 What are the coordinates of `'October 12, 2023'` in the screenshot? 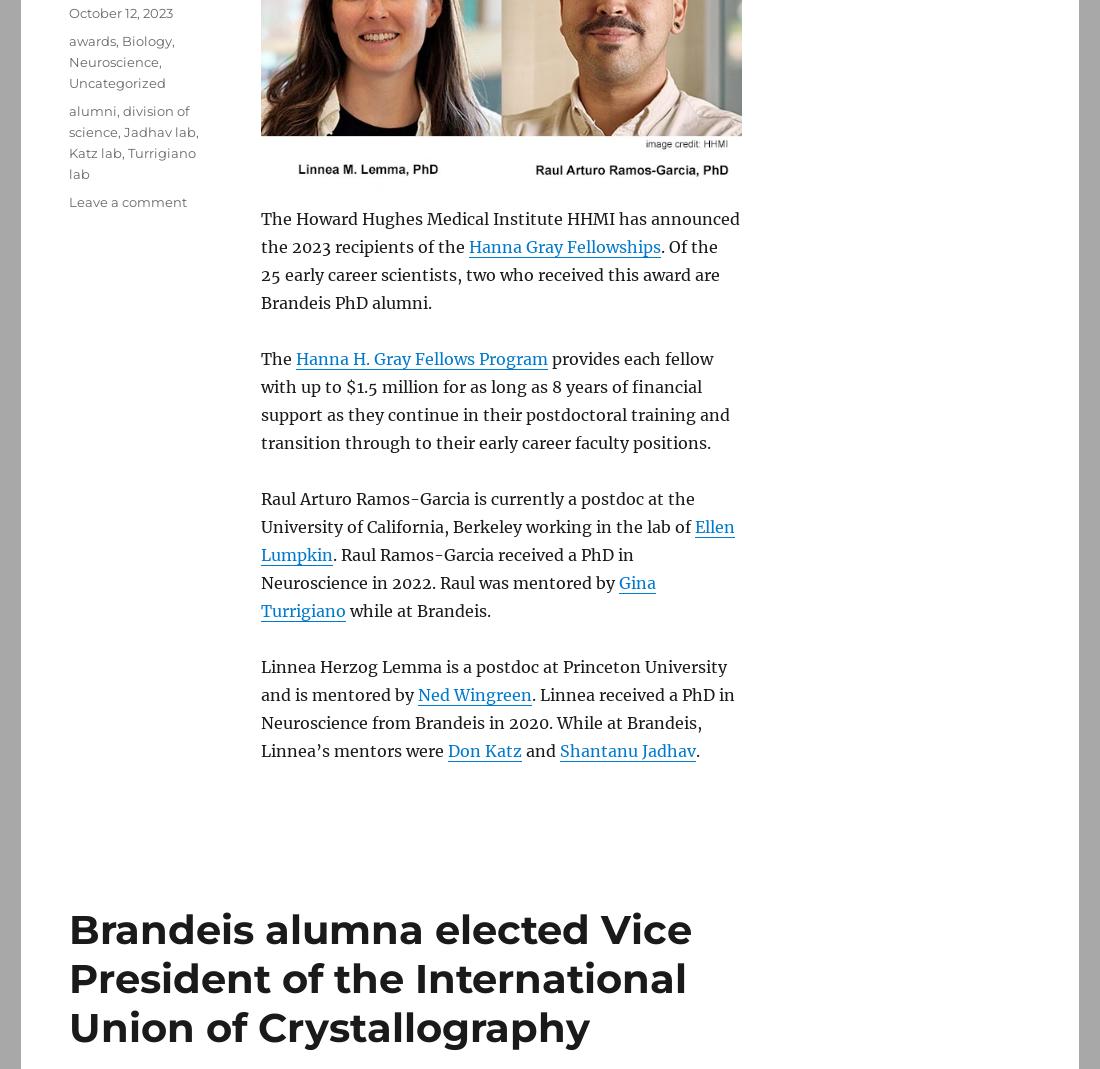 It's located at (121, 12).